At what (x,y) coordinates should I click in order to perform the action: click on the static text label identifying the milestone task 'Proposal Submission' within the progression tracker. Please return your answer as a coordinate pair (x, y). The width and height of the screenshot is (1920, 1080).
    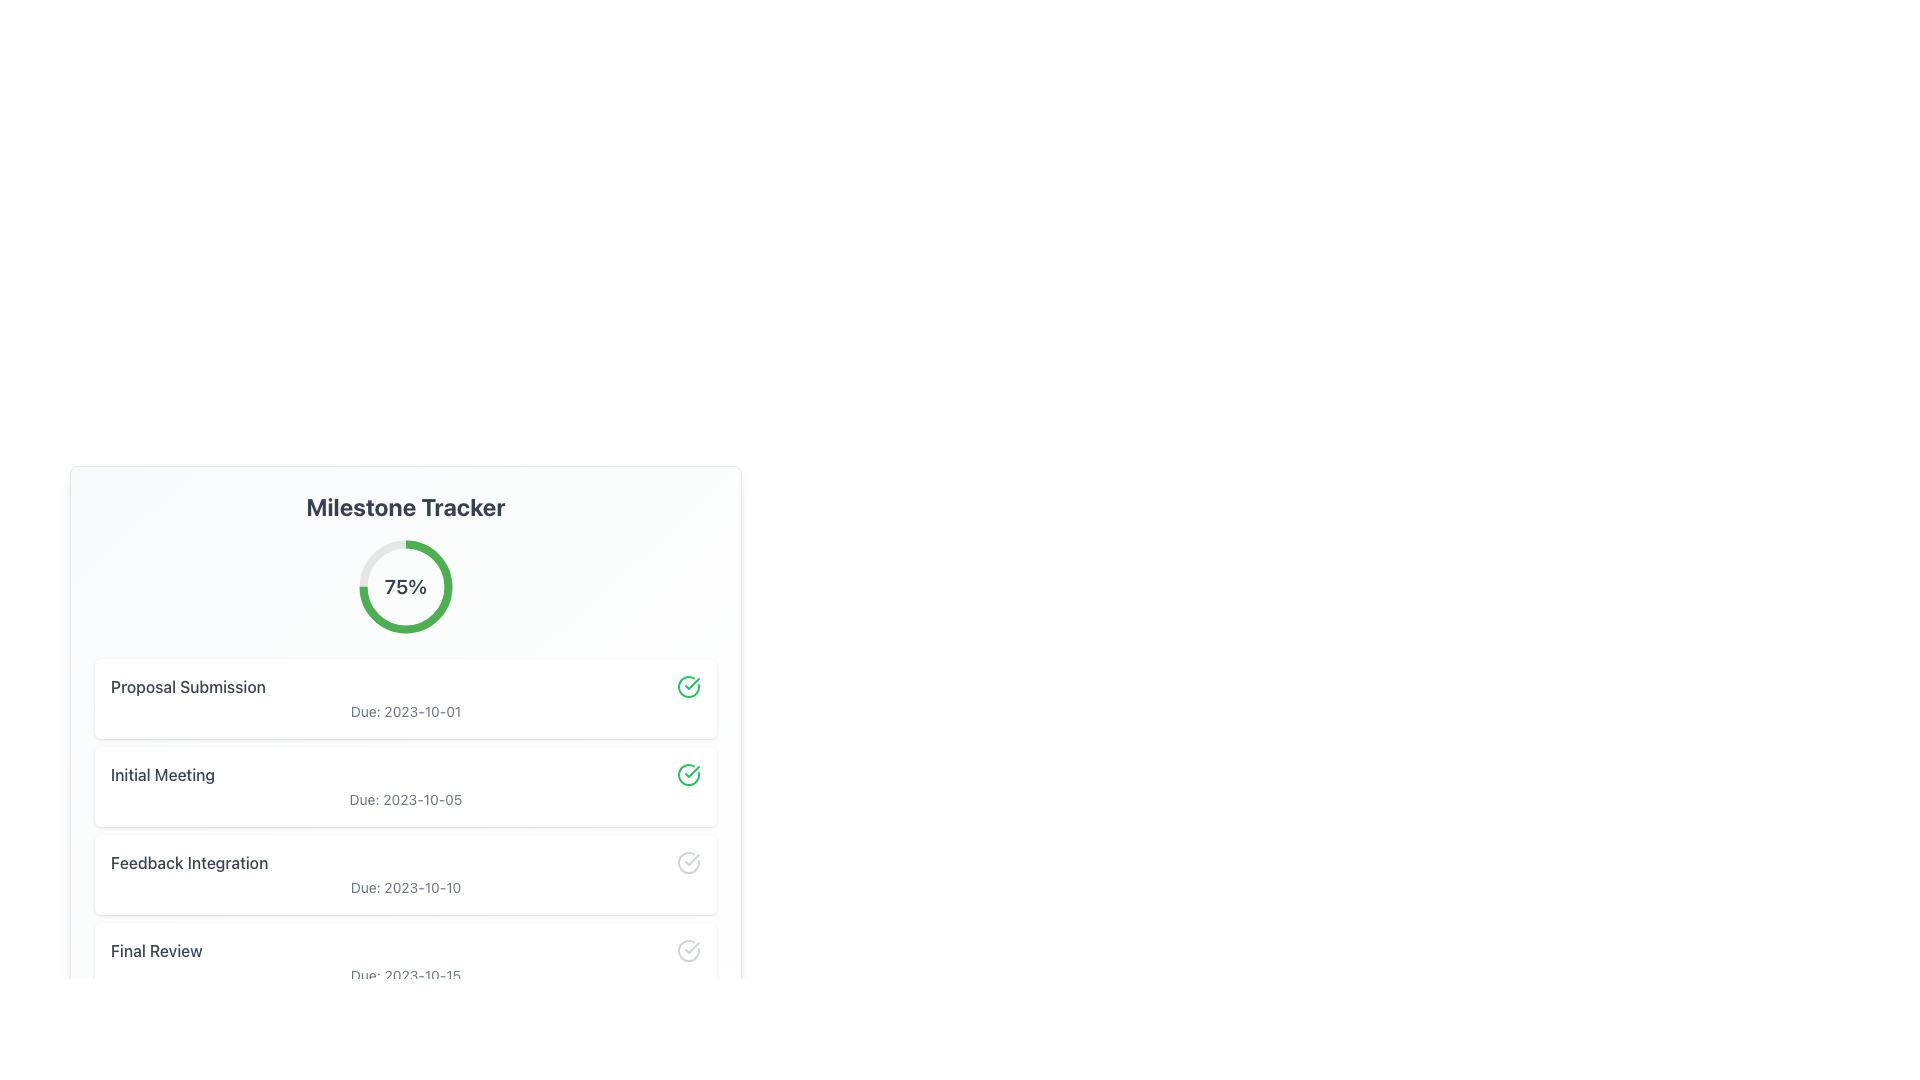
    Looking at the image, I should click on (188, 685).